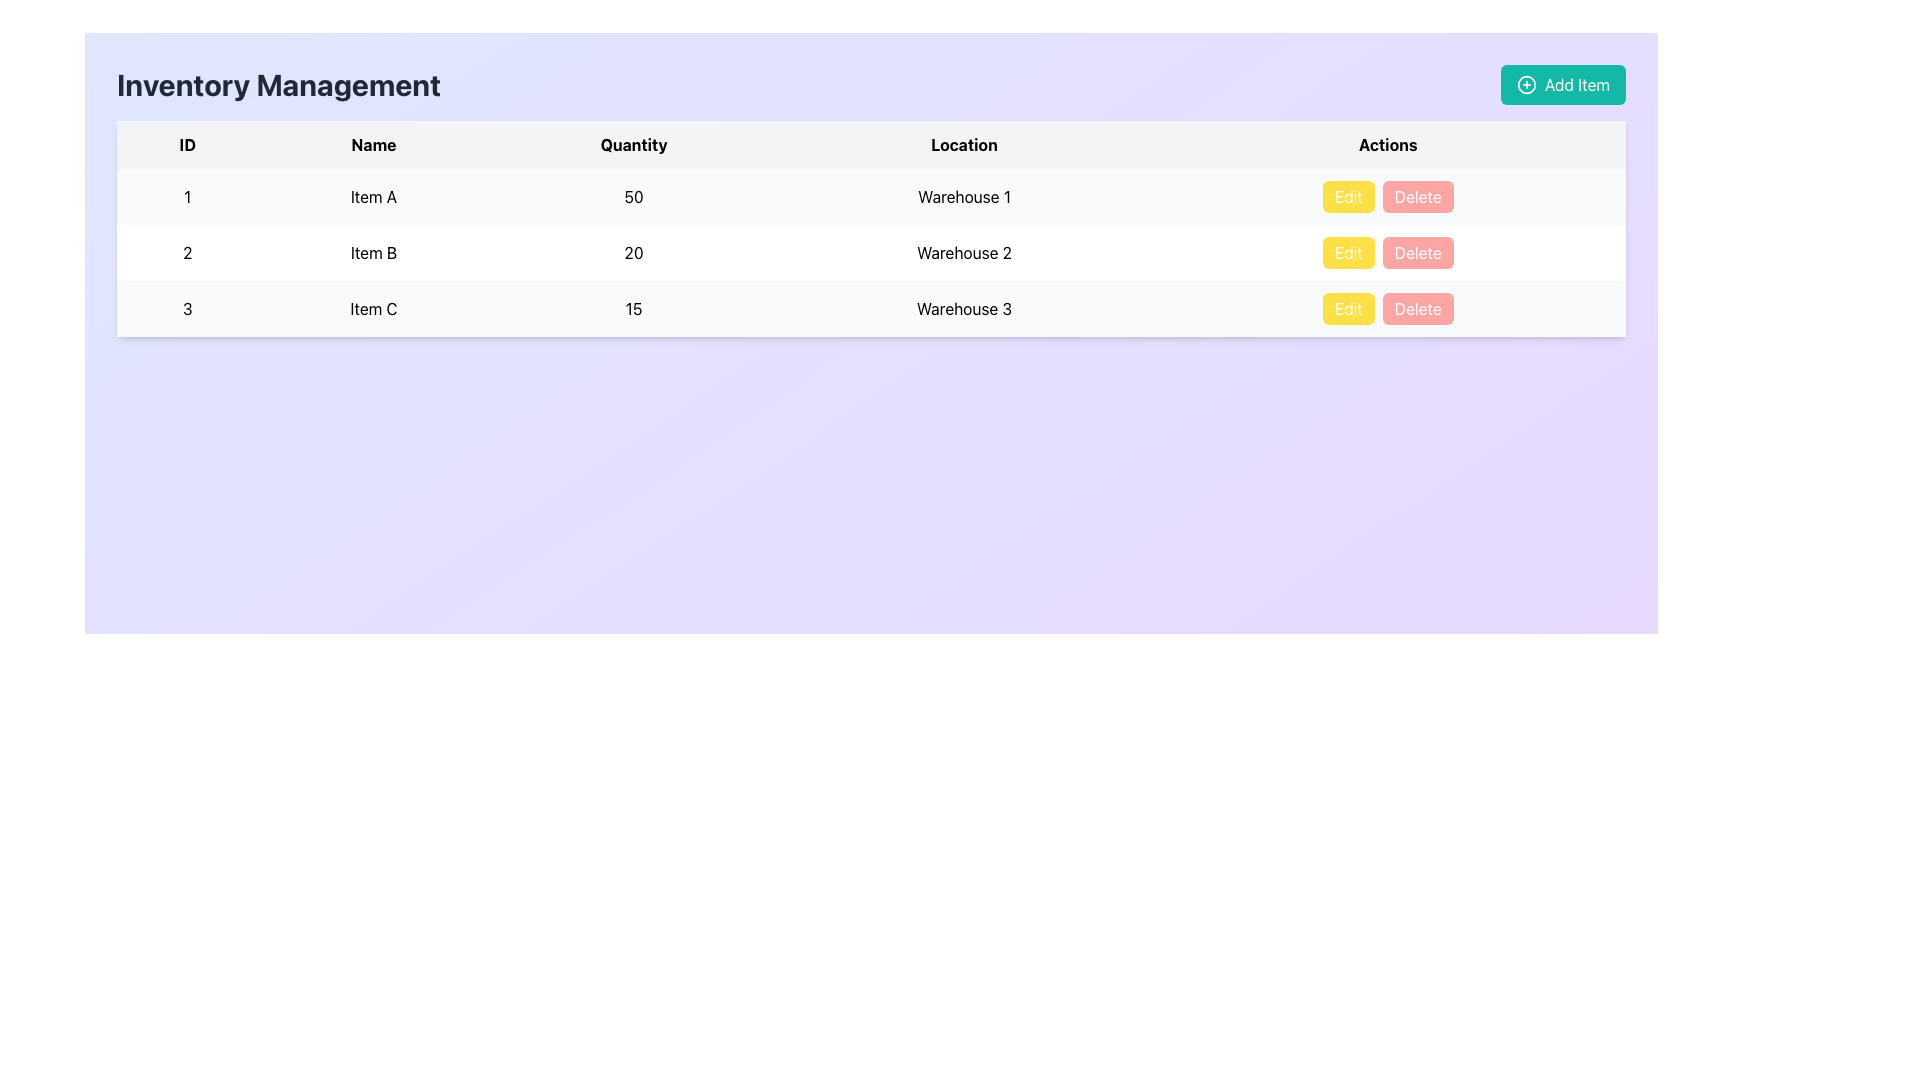  I want to click on the Text Display element that shows 'Item A', located in the second column of the first row below the header in the table, so click(374, 196).